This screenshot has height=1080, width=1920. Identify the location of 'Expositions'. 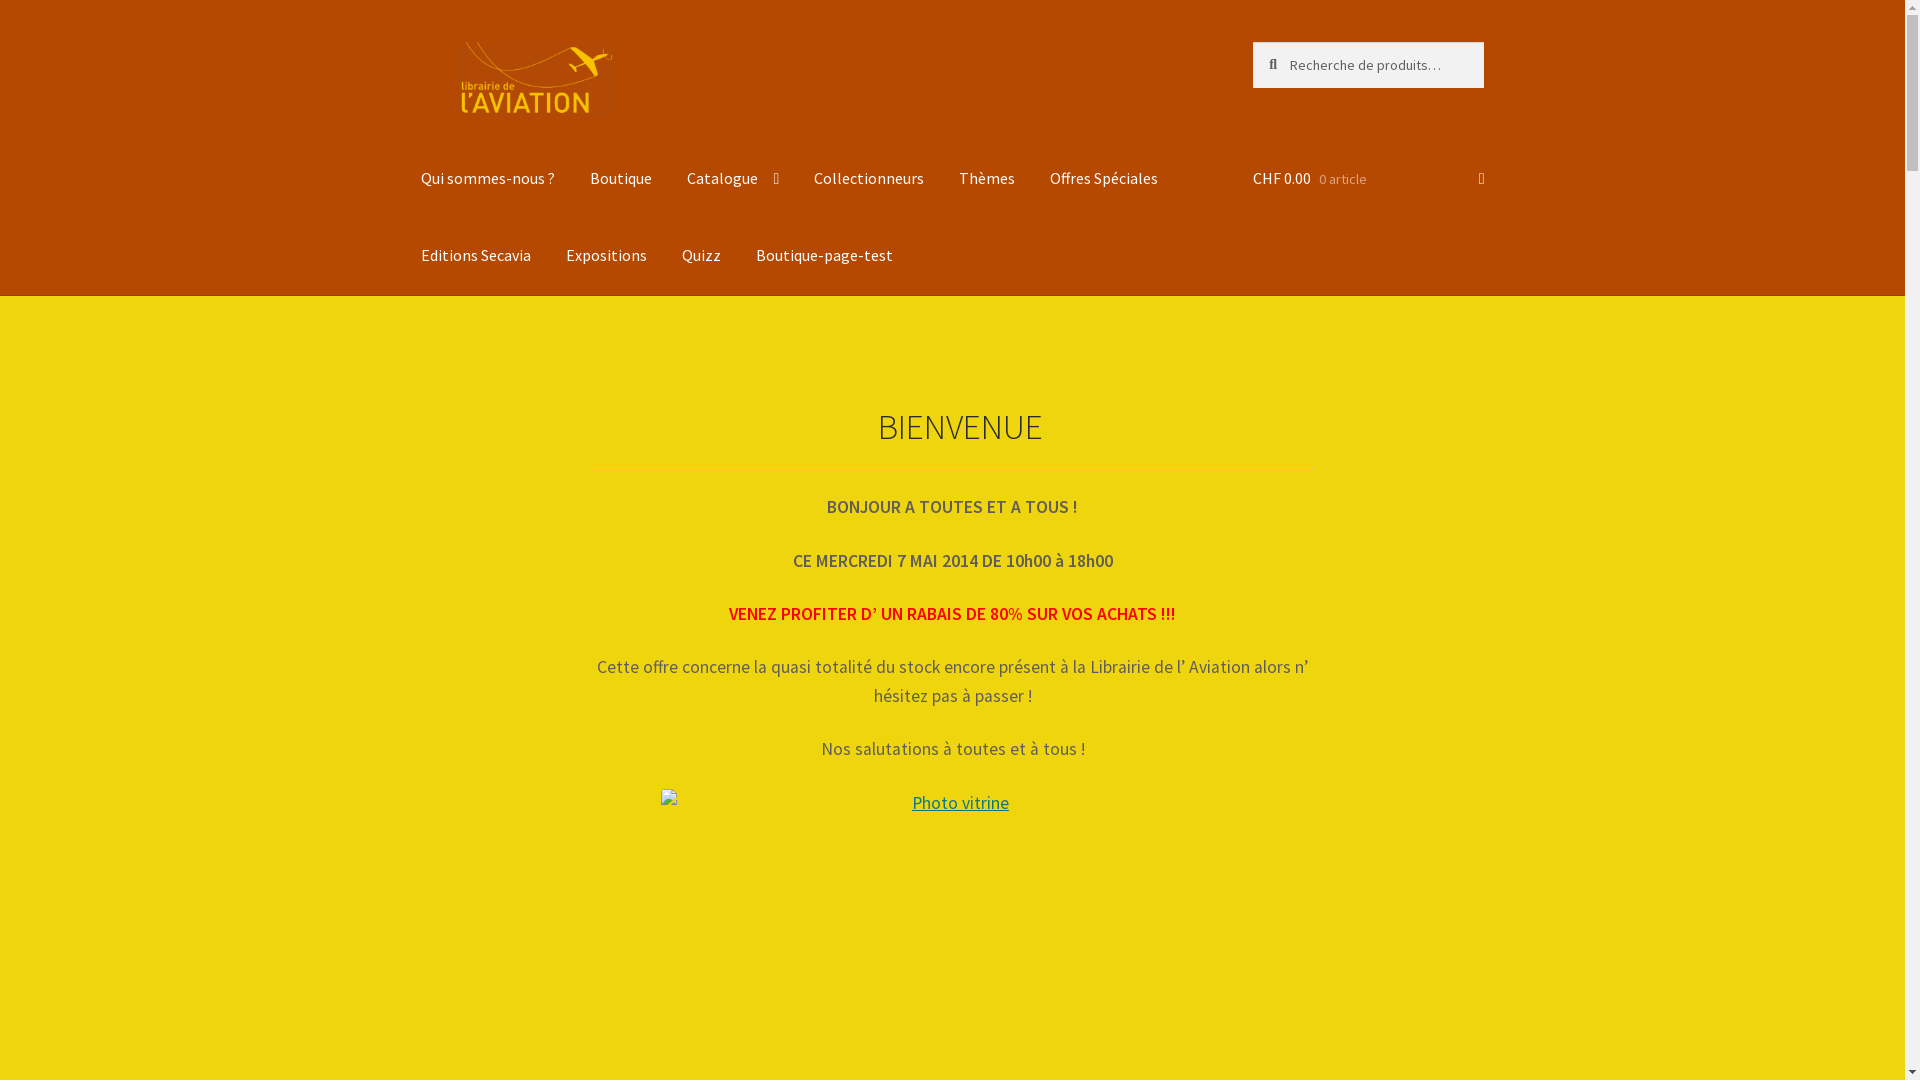
(605, 254).